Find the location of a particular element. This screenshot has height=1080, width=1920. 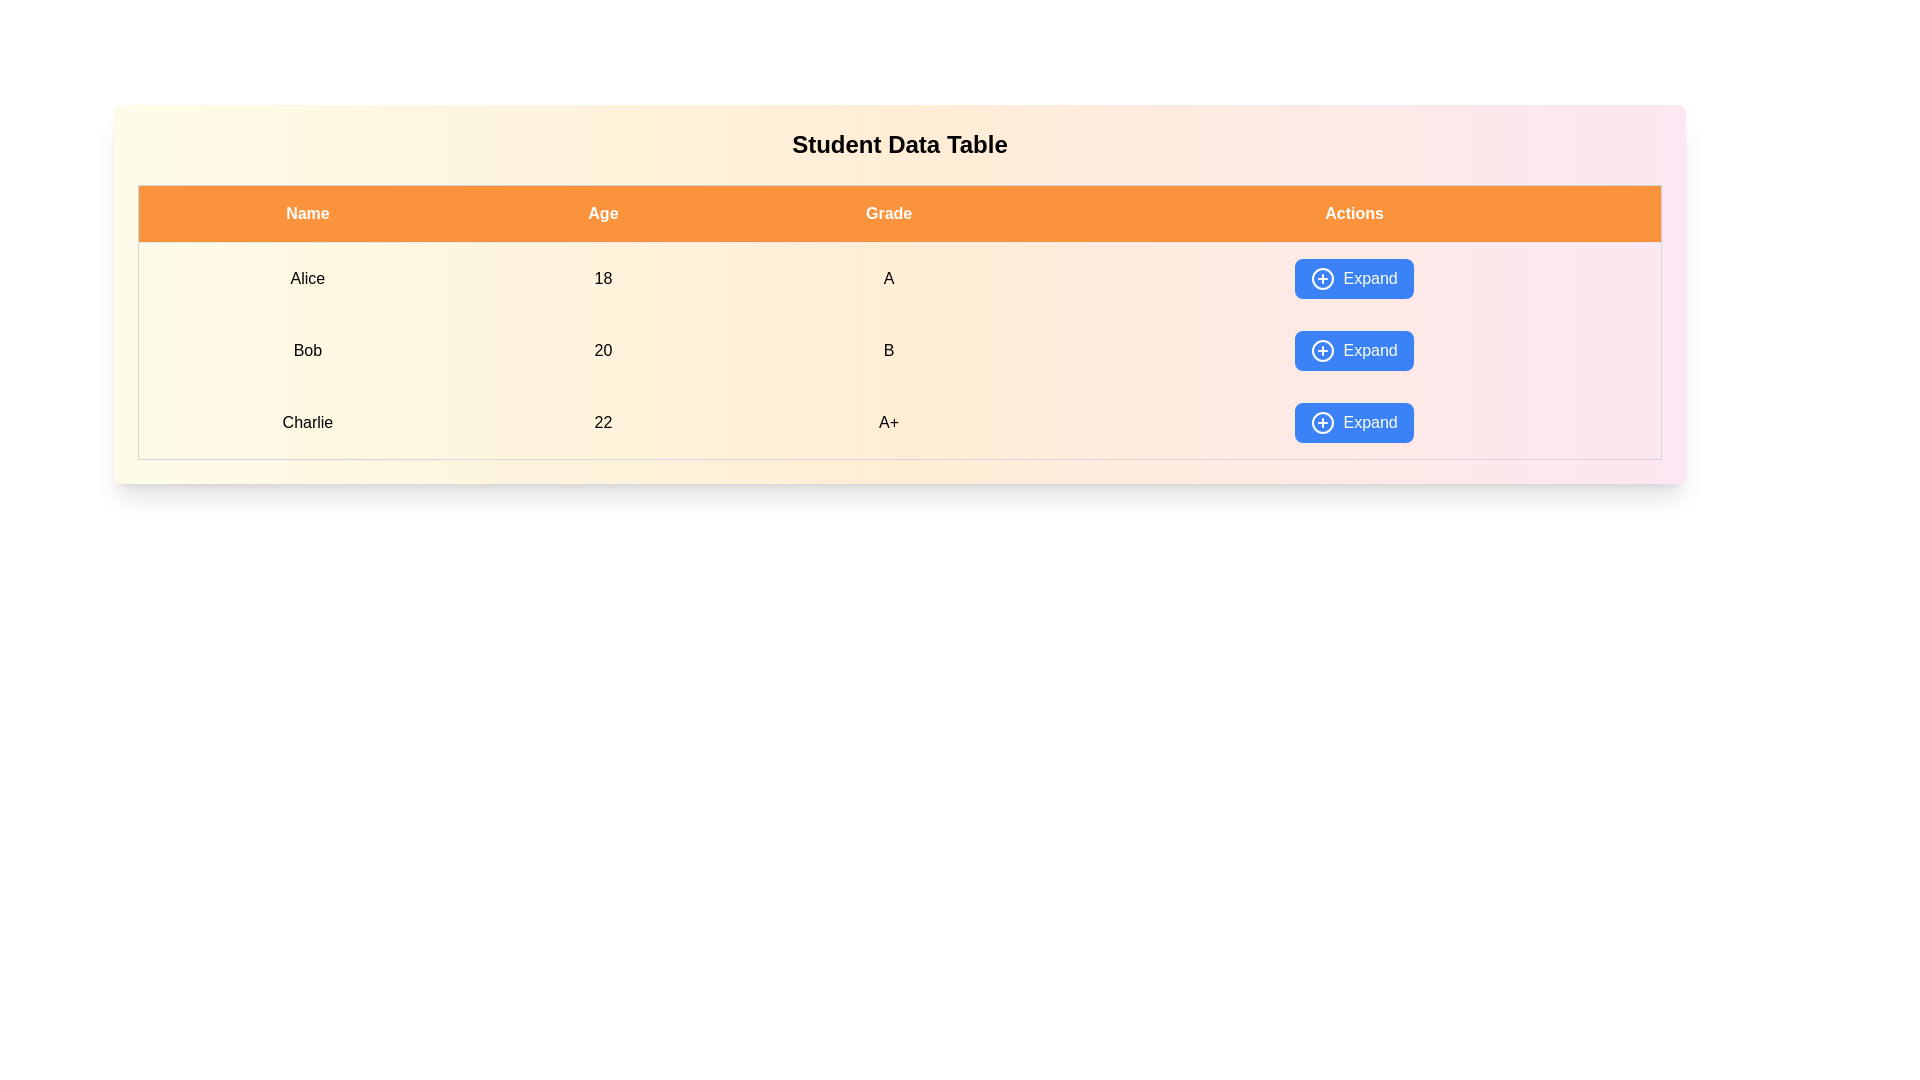

the Text Label displaying the capital letter 'A' for the student 'Alice' in the 'Grade' column of the table is located at coordinates (888, 278).